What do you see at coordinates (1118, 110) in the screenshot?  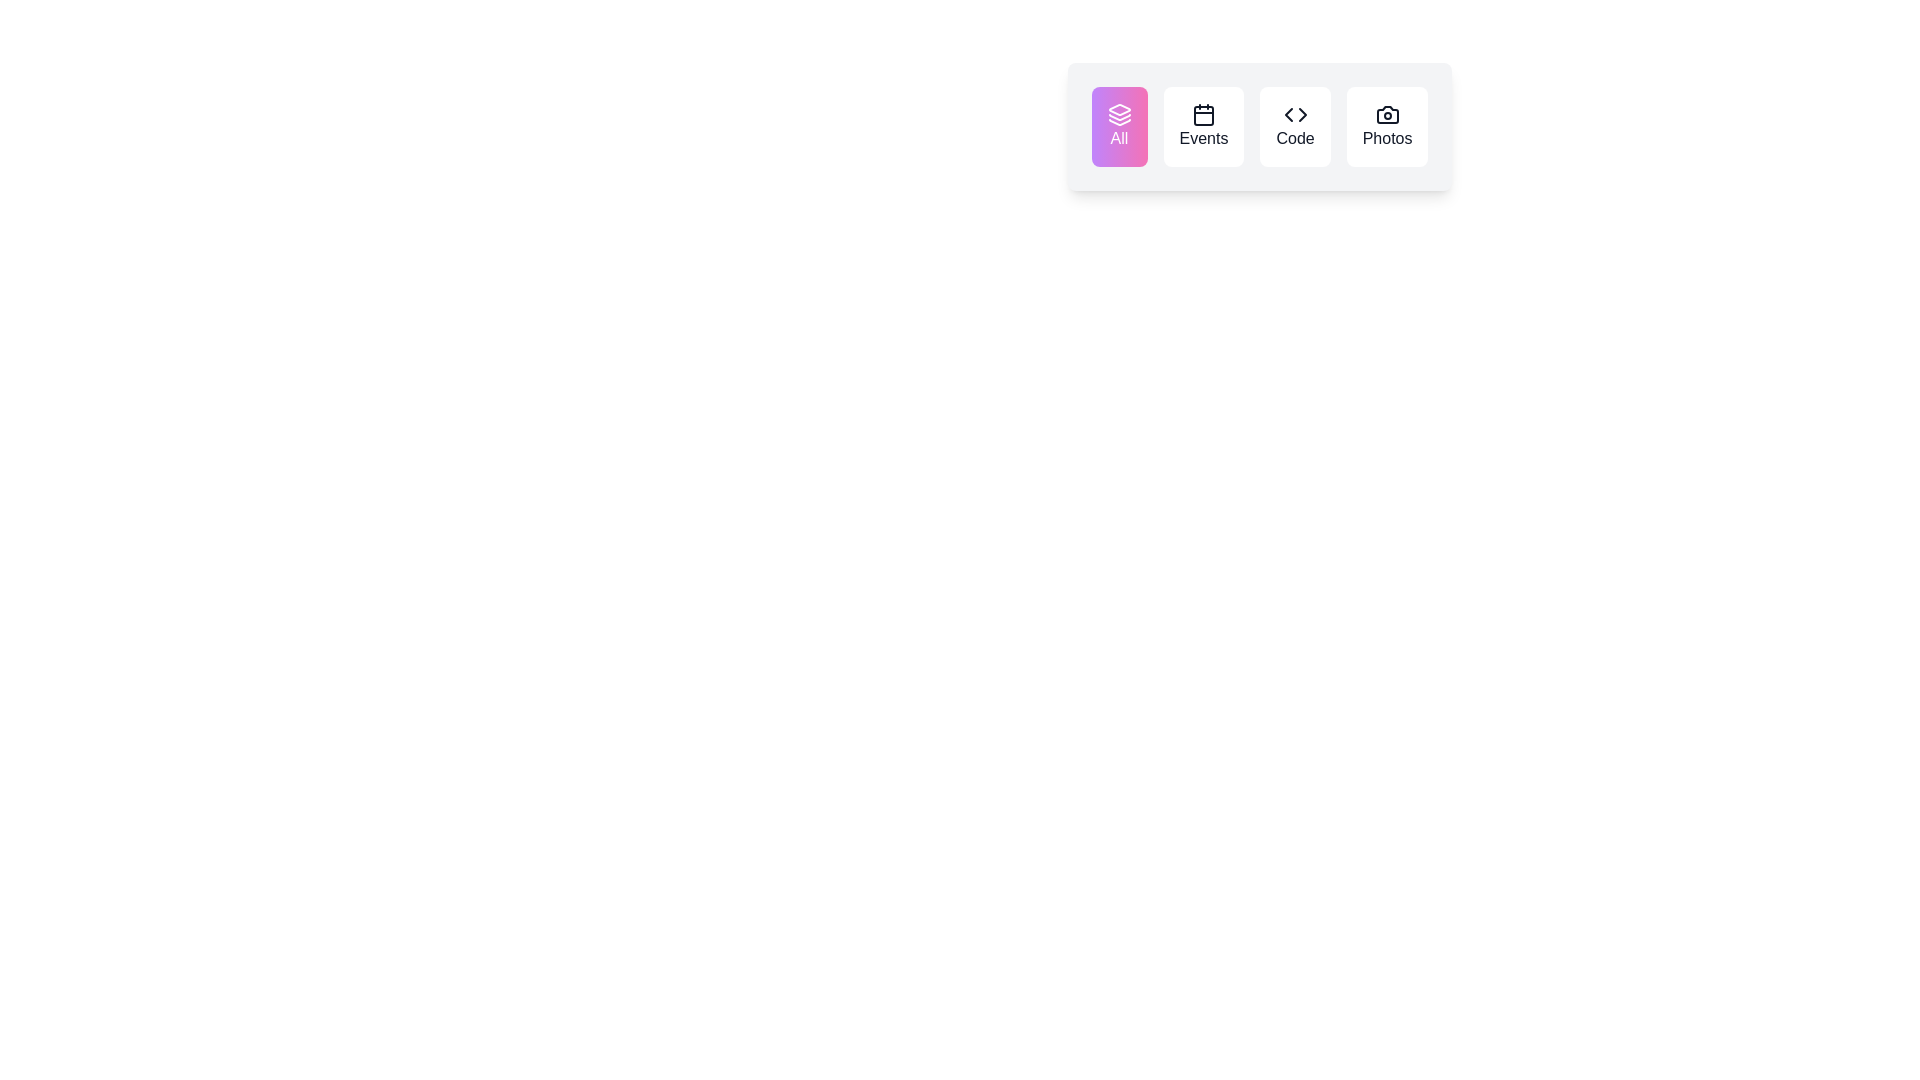 I see `the white SVG icon resembling three stacked layers located inside the purple button labeled 'All'` at bounding box center [1118, 110].